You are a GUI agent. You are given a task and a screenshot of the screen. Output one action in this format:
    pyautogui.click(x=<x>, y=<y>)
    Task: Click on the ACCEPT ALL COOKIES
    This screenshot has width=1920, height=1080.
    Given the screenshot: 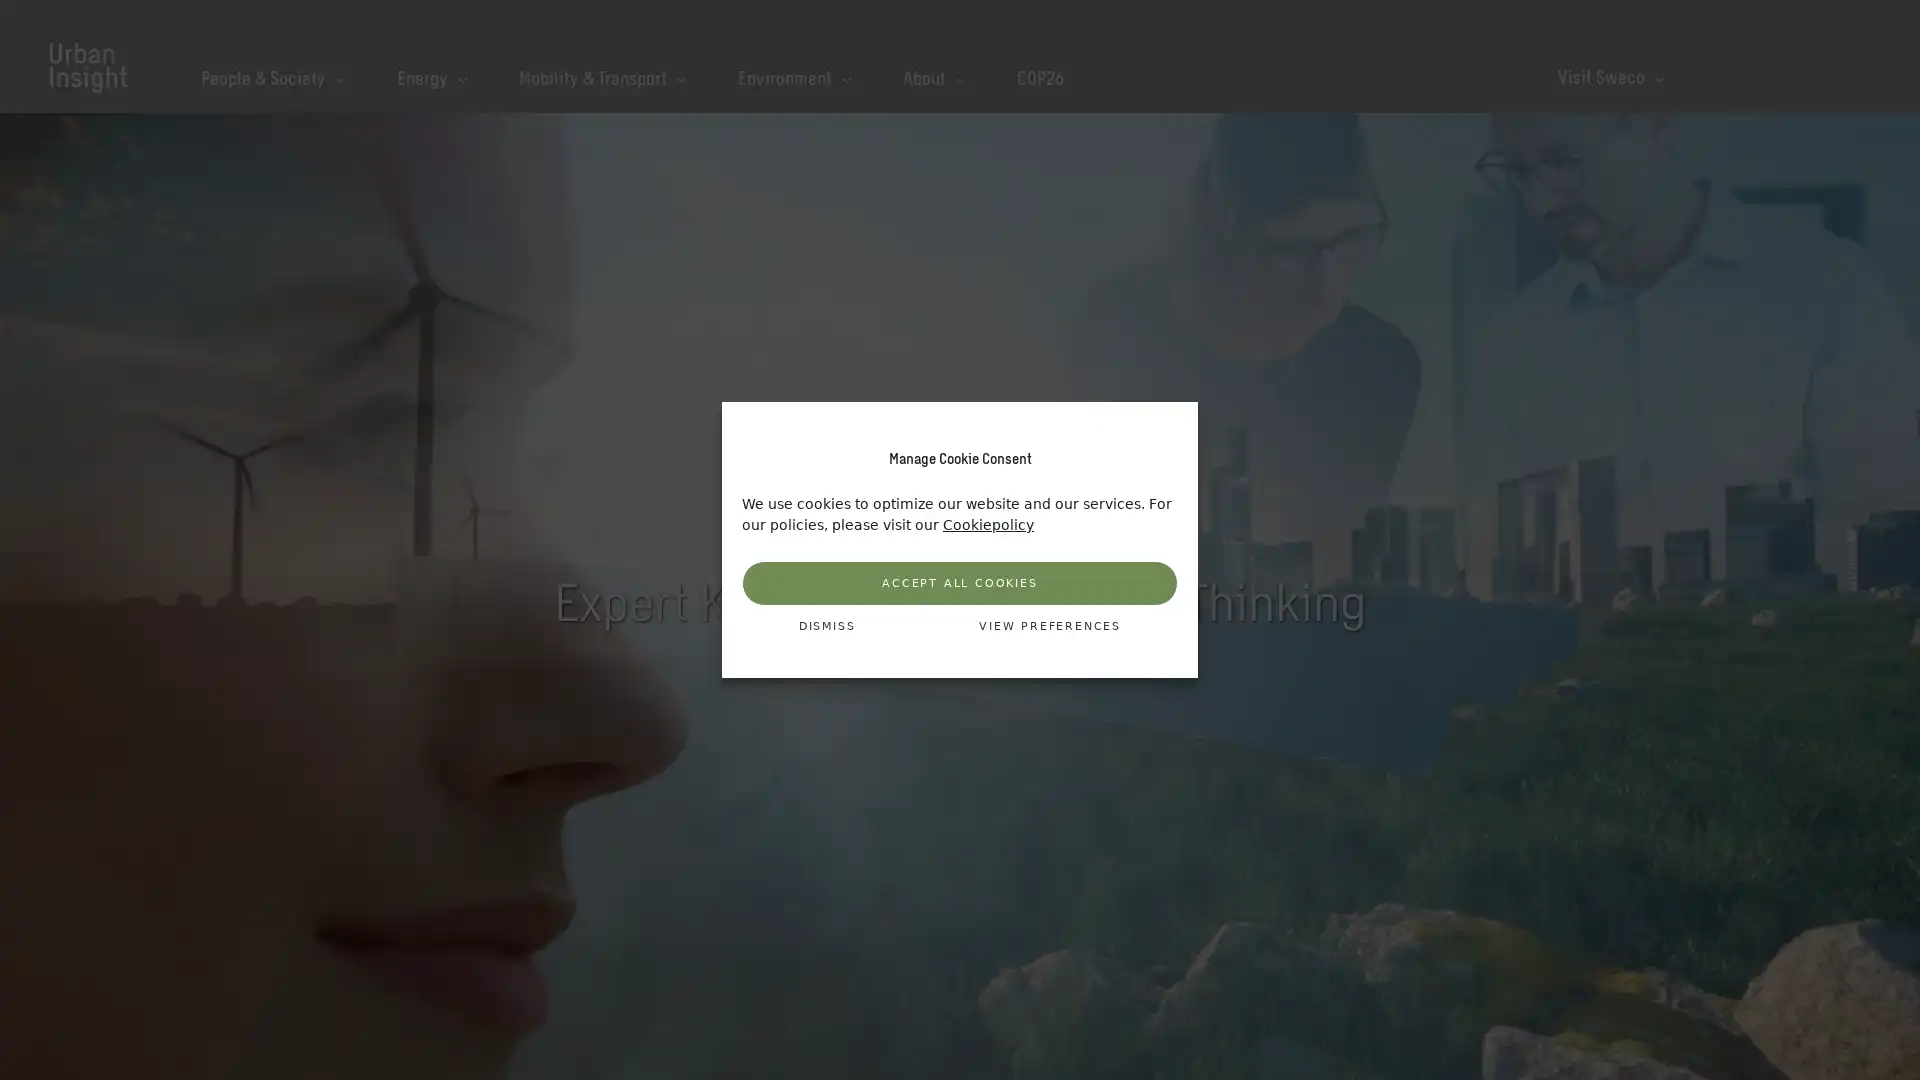 What is the action you would take?
    pyautogui.click(x=960, y=583)
    